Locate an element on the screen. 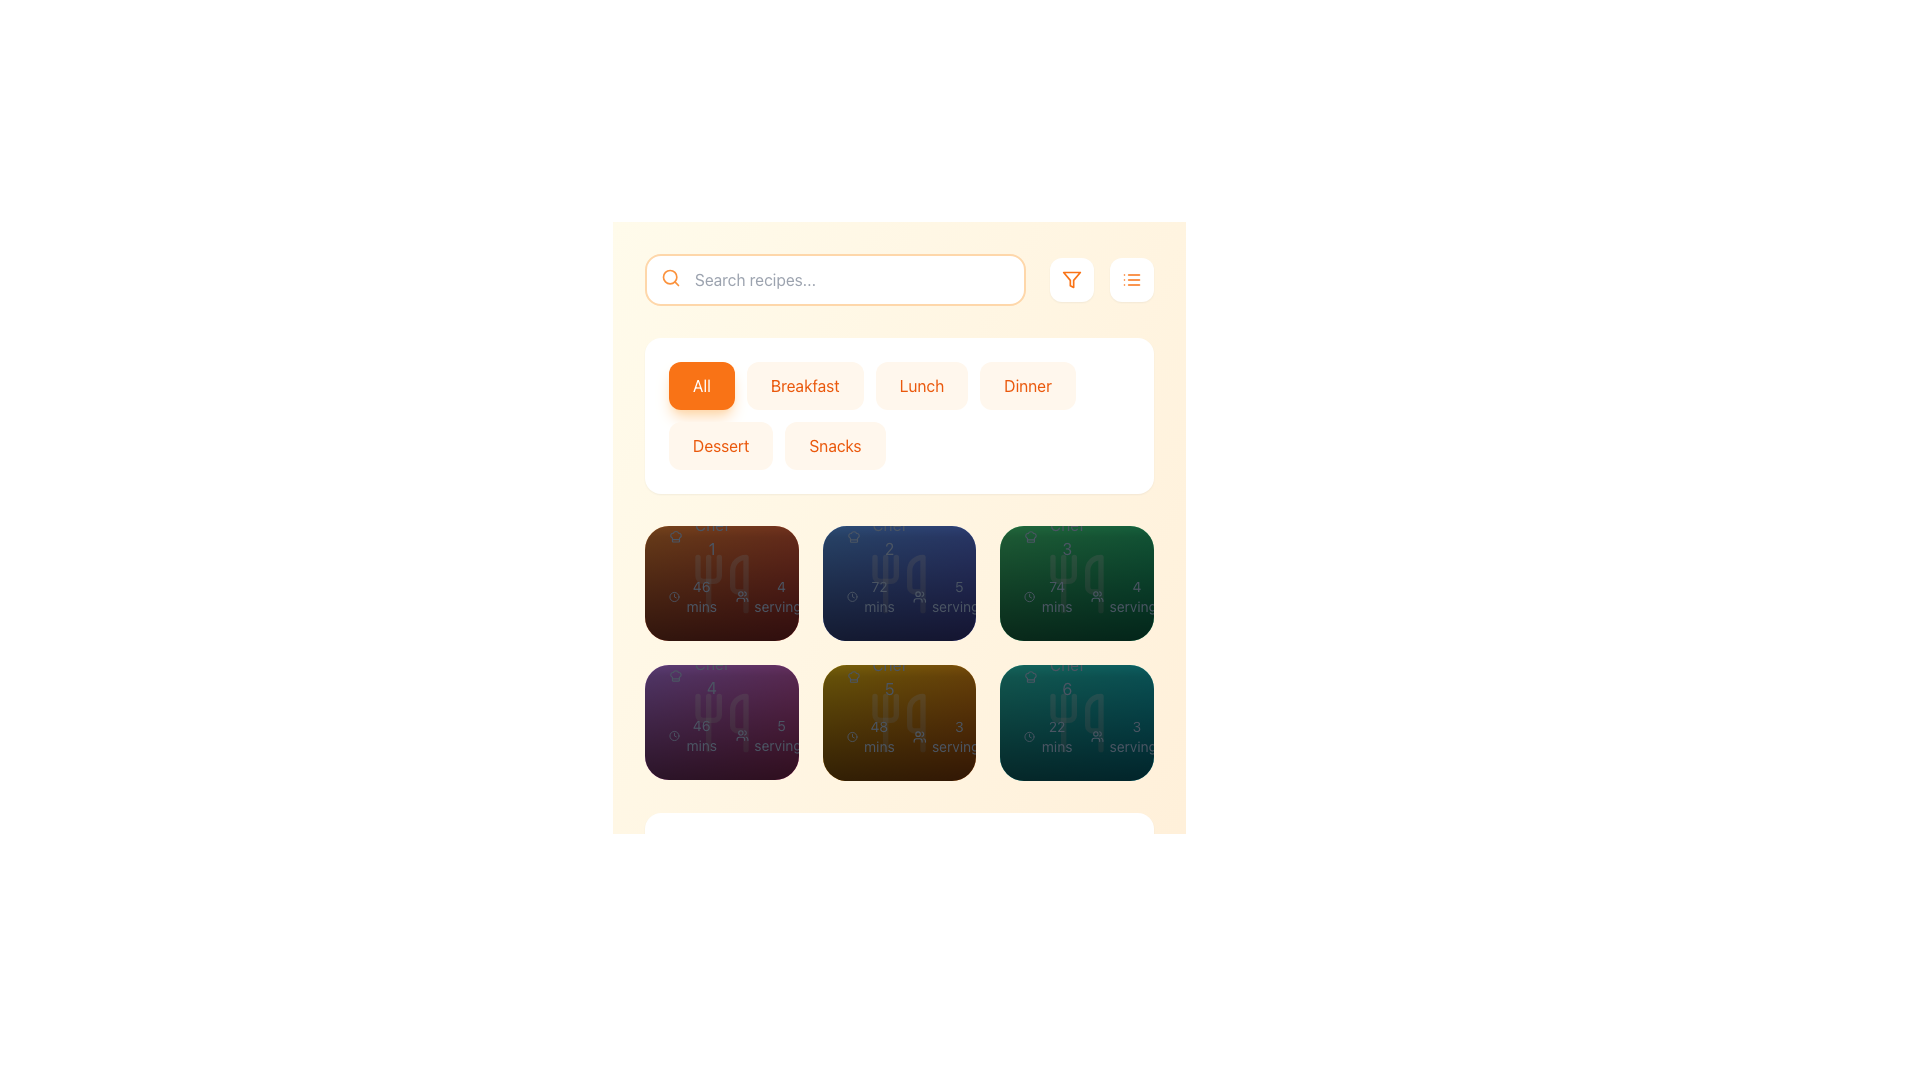  SVG icon representing the recipe section located in the third column of the first row of a 3x2 grid layout is located at coordinates (898, 583).